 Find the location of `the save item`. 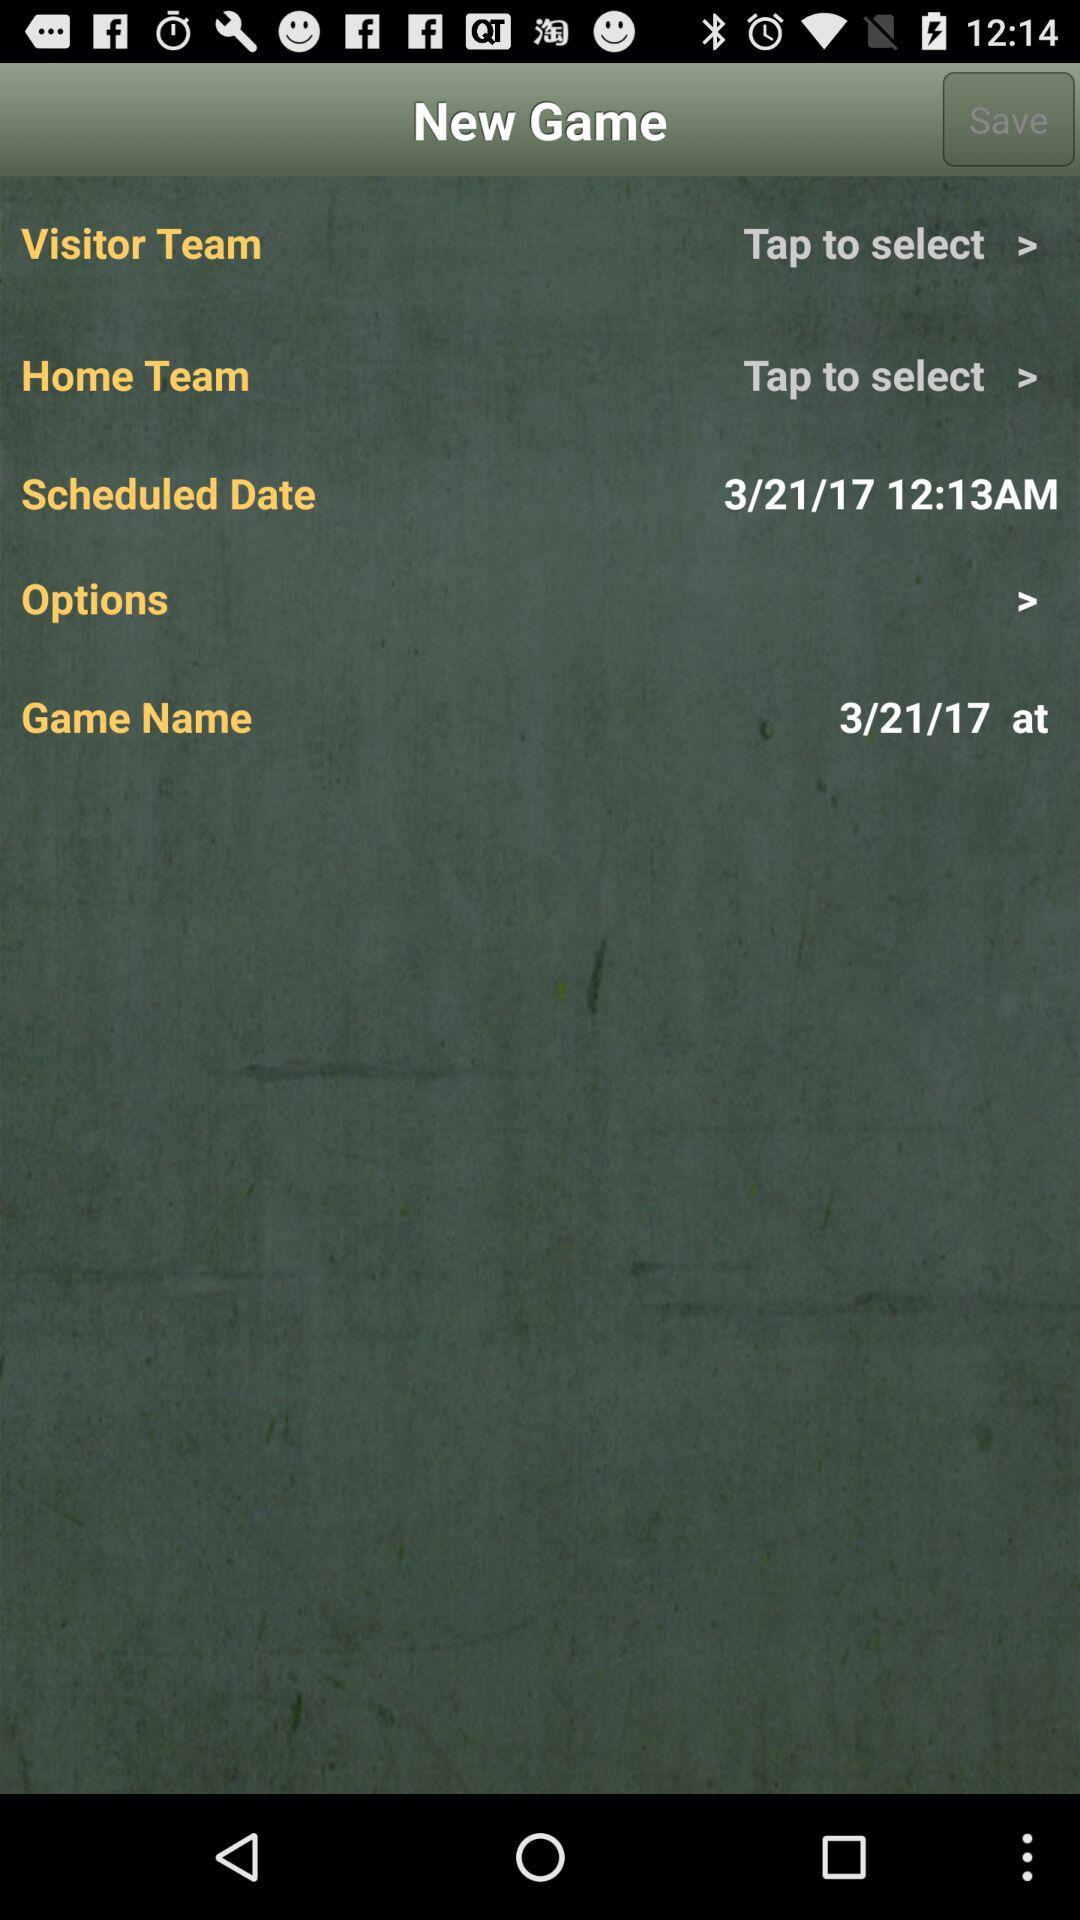

the save item is located at coordinates (1008, 118).